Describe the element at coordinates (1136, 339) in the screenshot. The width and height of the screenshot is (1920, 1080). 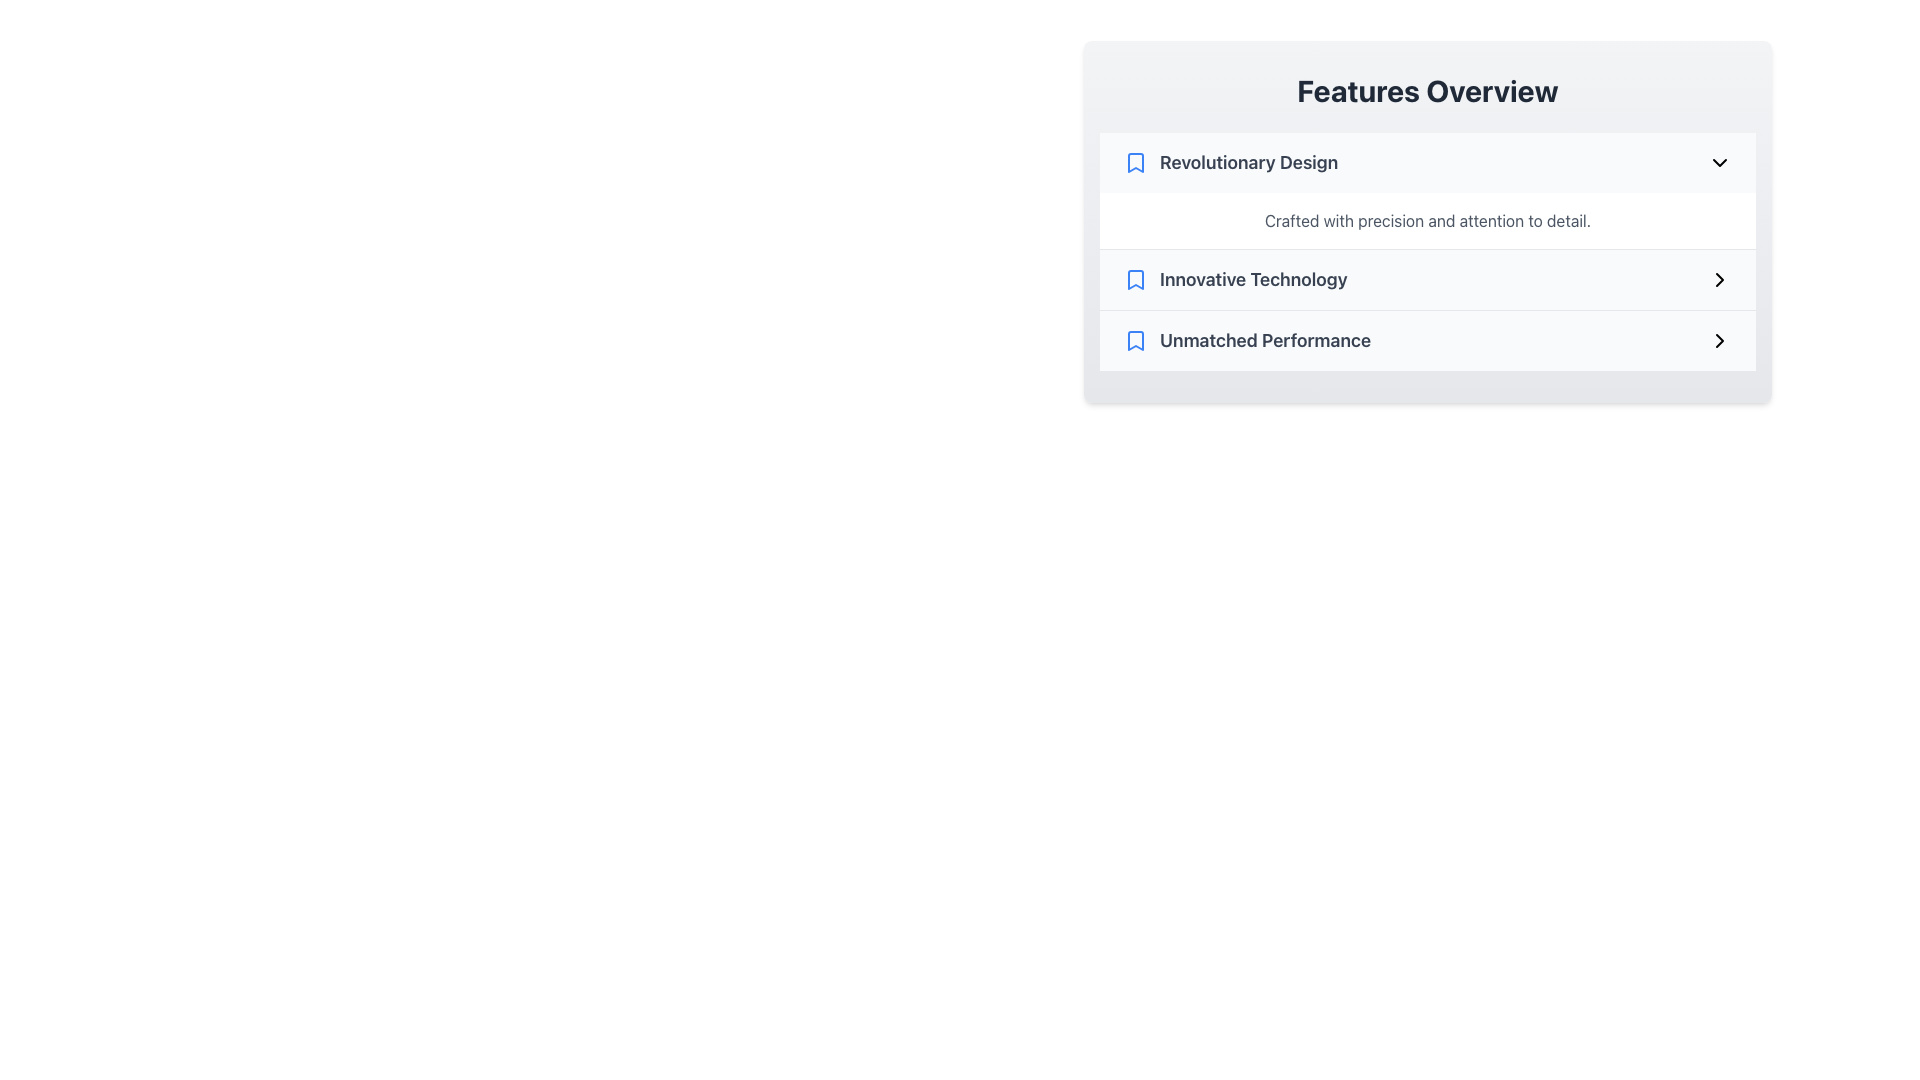
I see `the bookmark icon with a thin blue outline located to the left of the text 'Unmatched Performance' in the third row of the 'Features Overview' section` at that location.